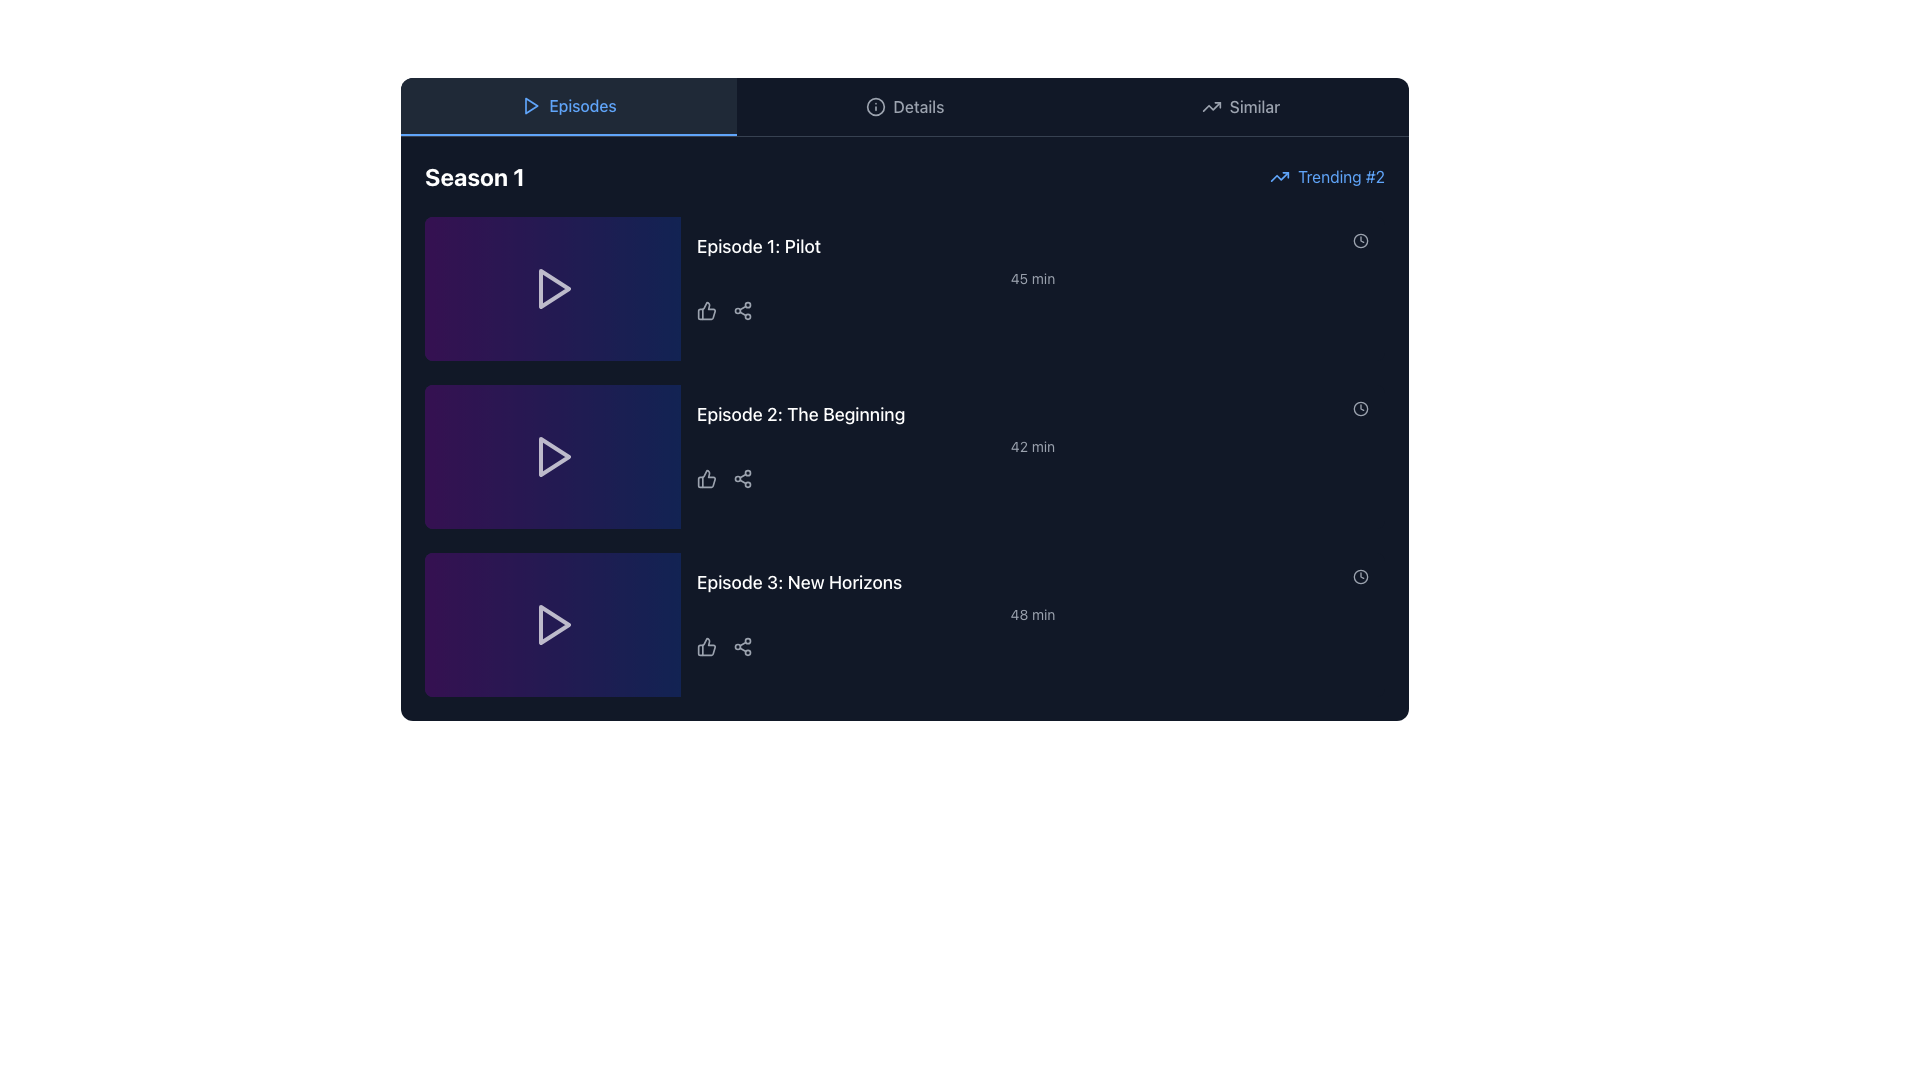 The width and height of the screenshot is (1920, 1080). Describe the element at coordinates (801, 414) in the screenshot. I see `title text of the second episode in the series, located to the right of the video thumbnail and aligned with the second row of 'Season 1'` at that location.